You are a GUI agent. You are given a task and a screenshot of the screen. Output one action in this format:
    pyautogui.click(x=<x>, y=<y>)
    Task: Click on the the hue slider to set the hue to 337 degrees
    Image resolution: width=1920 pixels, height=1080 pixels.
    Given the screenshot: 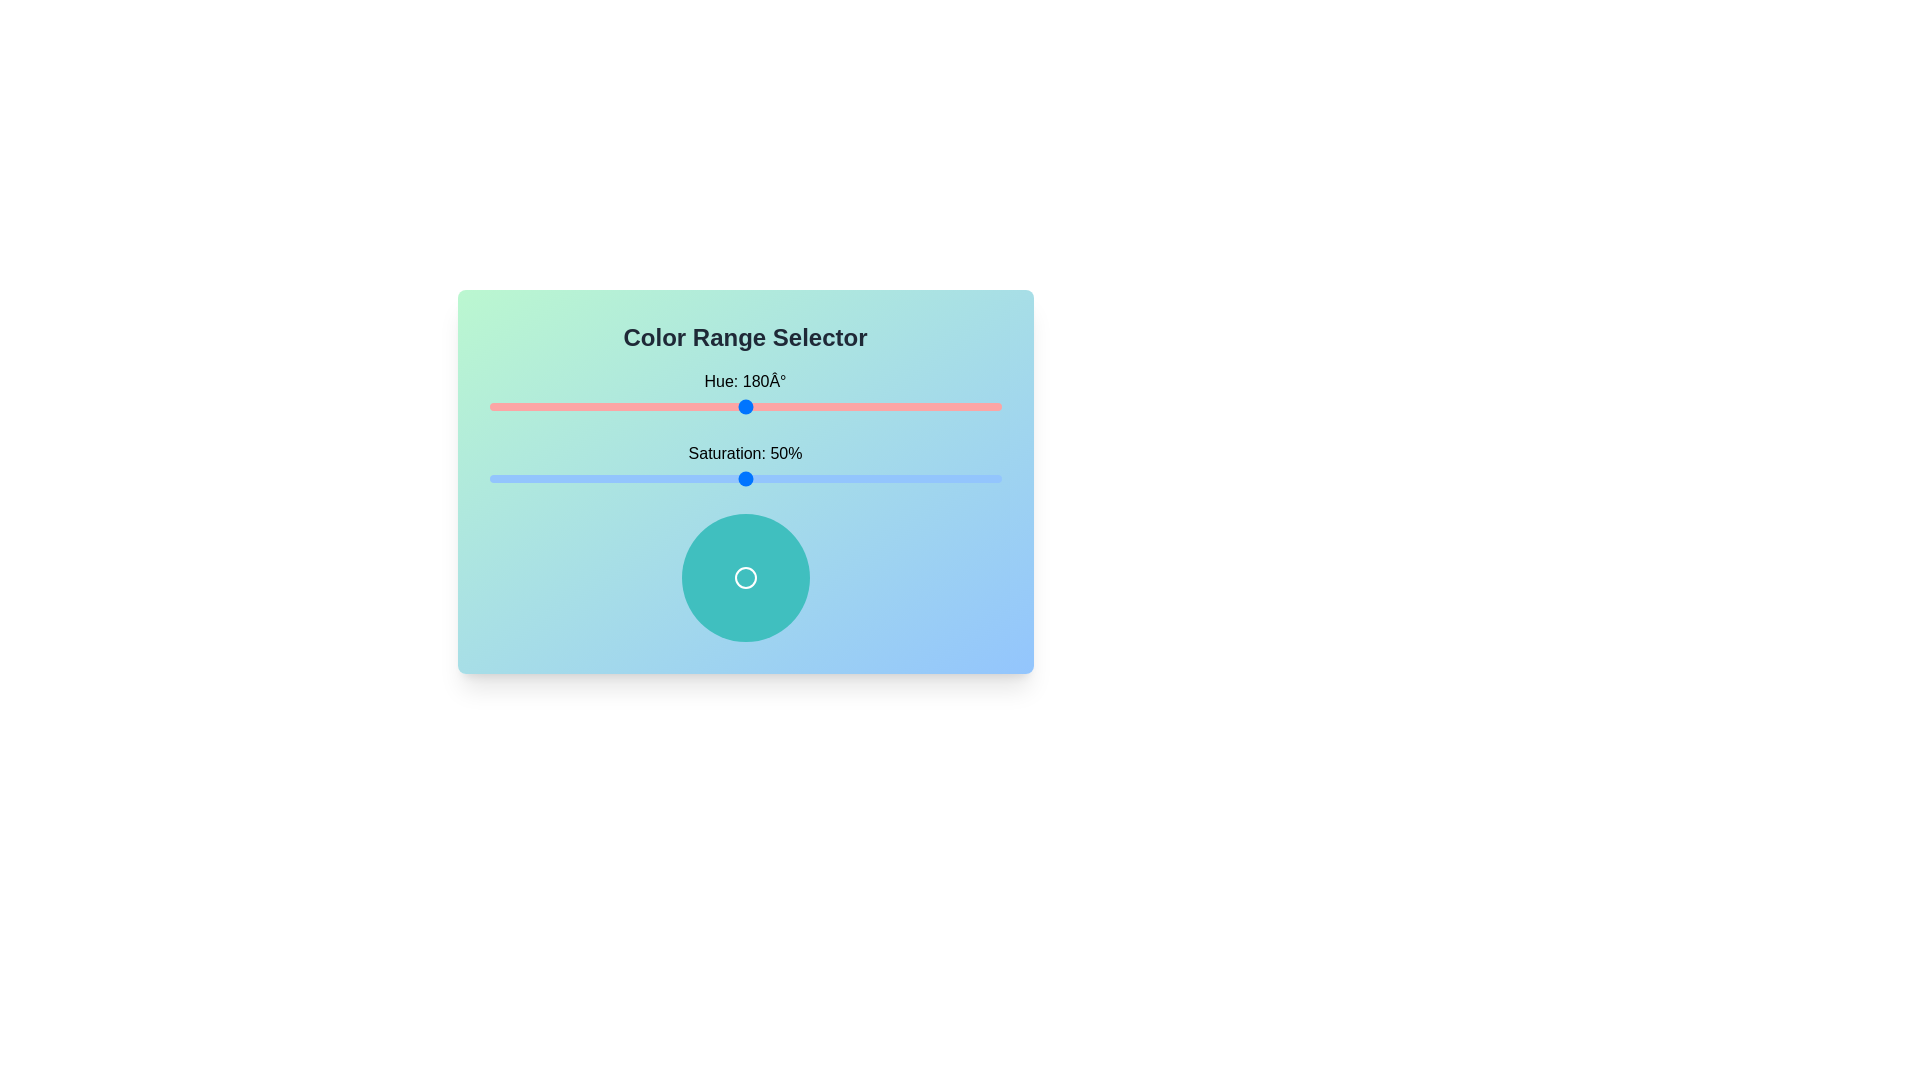 What is the action you would take?
    pyautogui.click(x=968, y=406)
    